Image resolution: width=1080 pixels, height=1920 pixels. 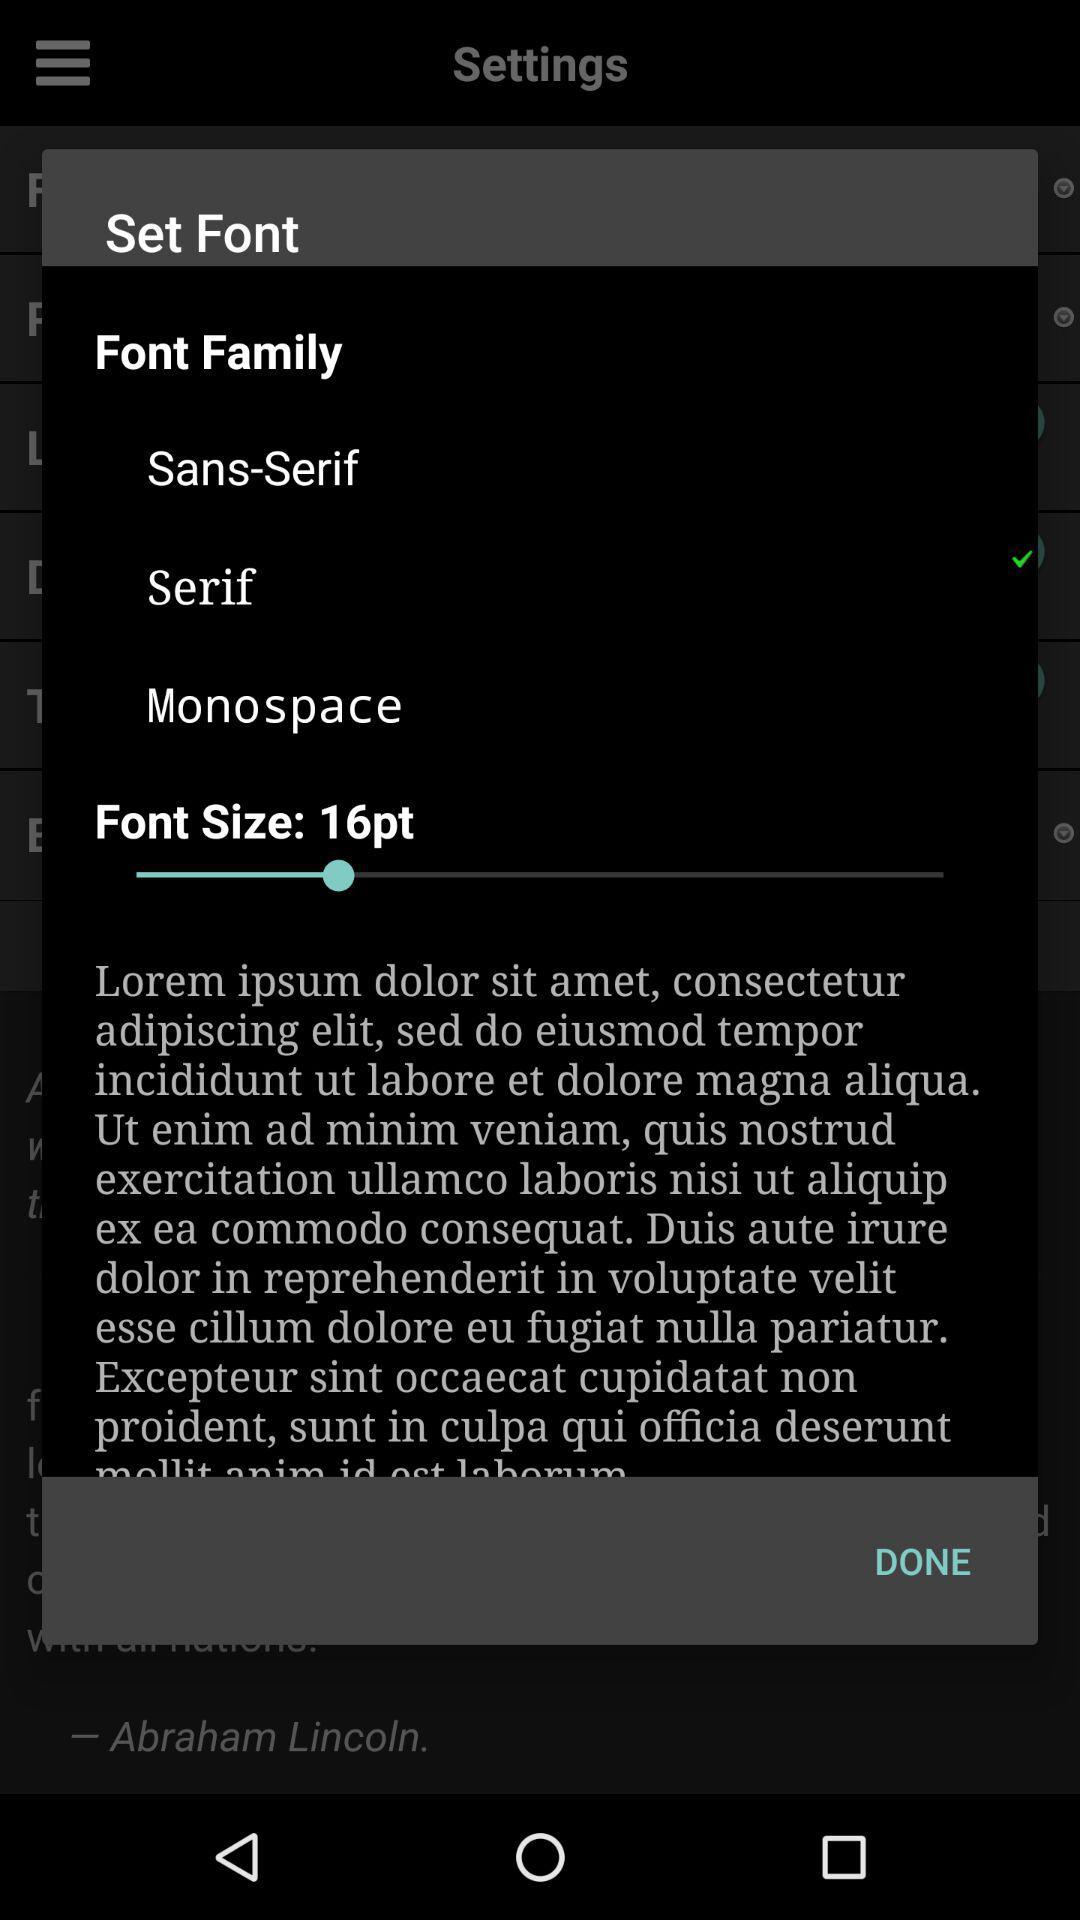 What do you see at coordinates (1021, 559) in the screenshot?
I see `the item to the right of the serif` at bounding box center [1021, 559].